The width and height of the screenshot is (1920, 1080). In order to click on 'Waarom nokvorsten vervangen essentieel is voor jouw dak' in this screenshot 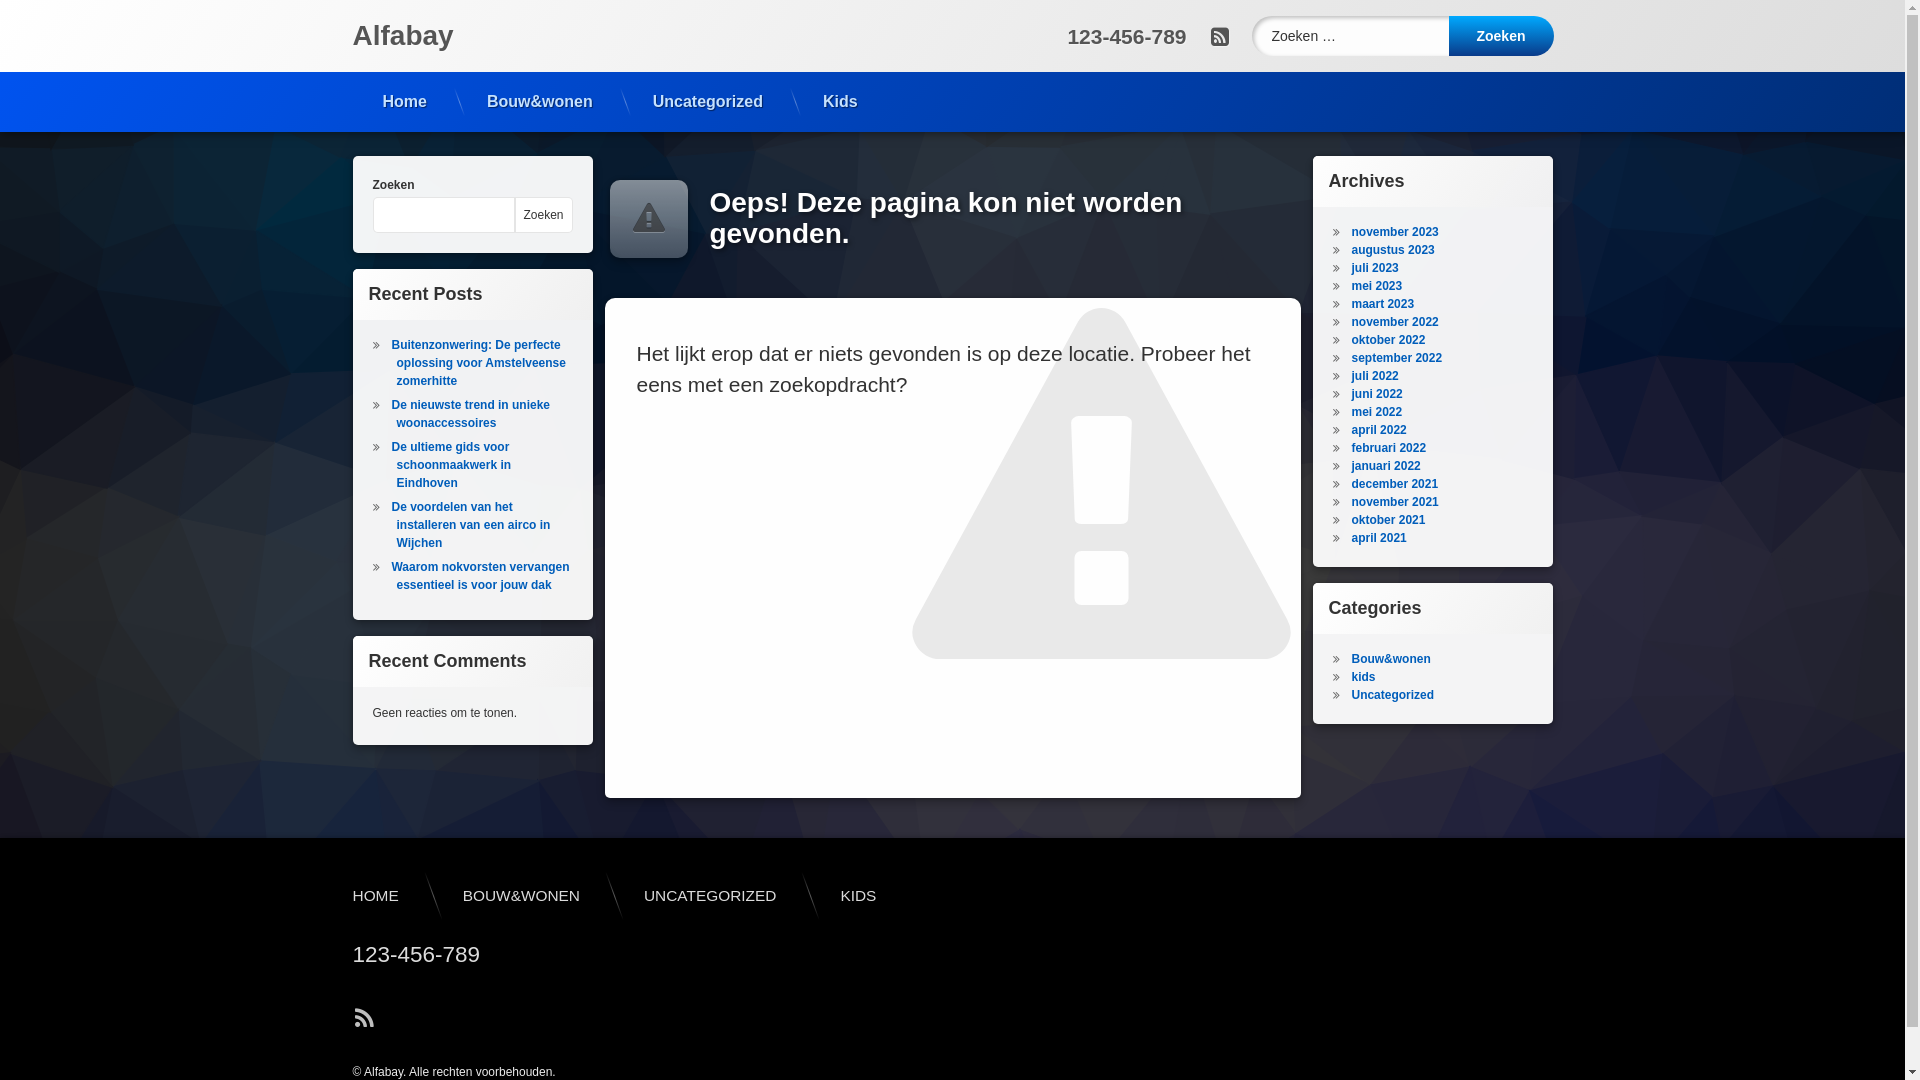, I will do `click(480, 575)`.